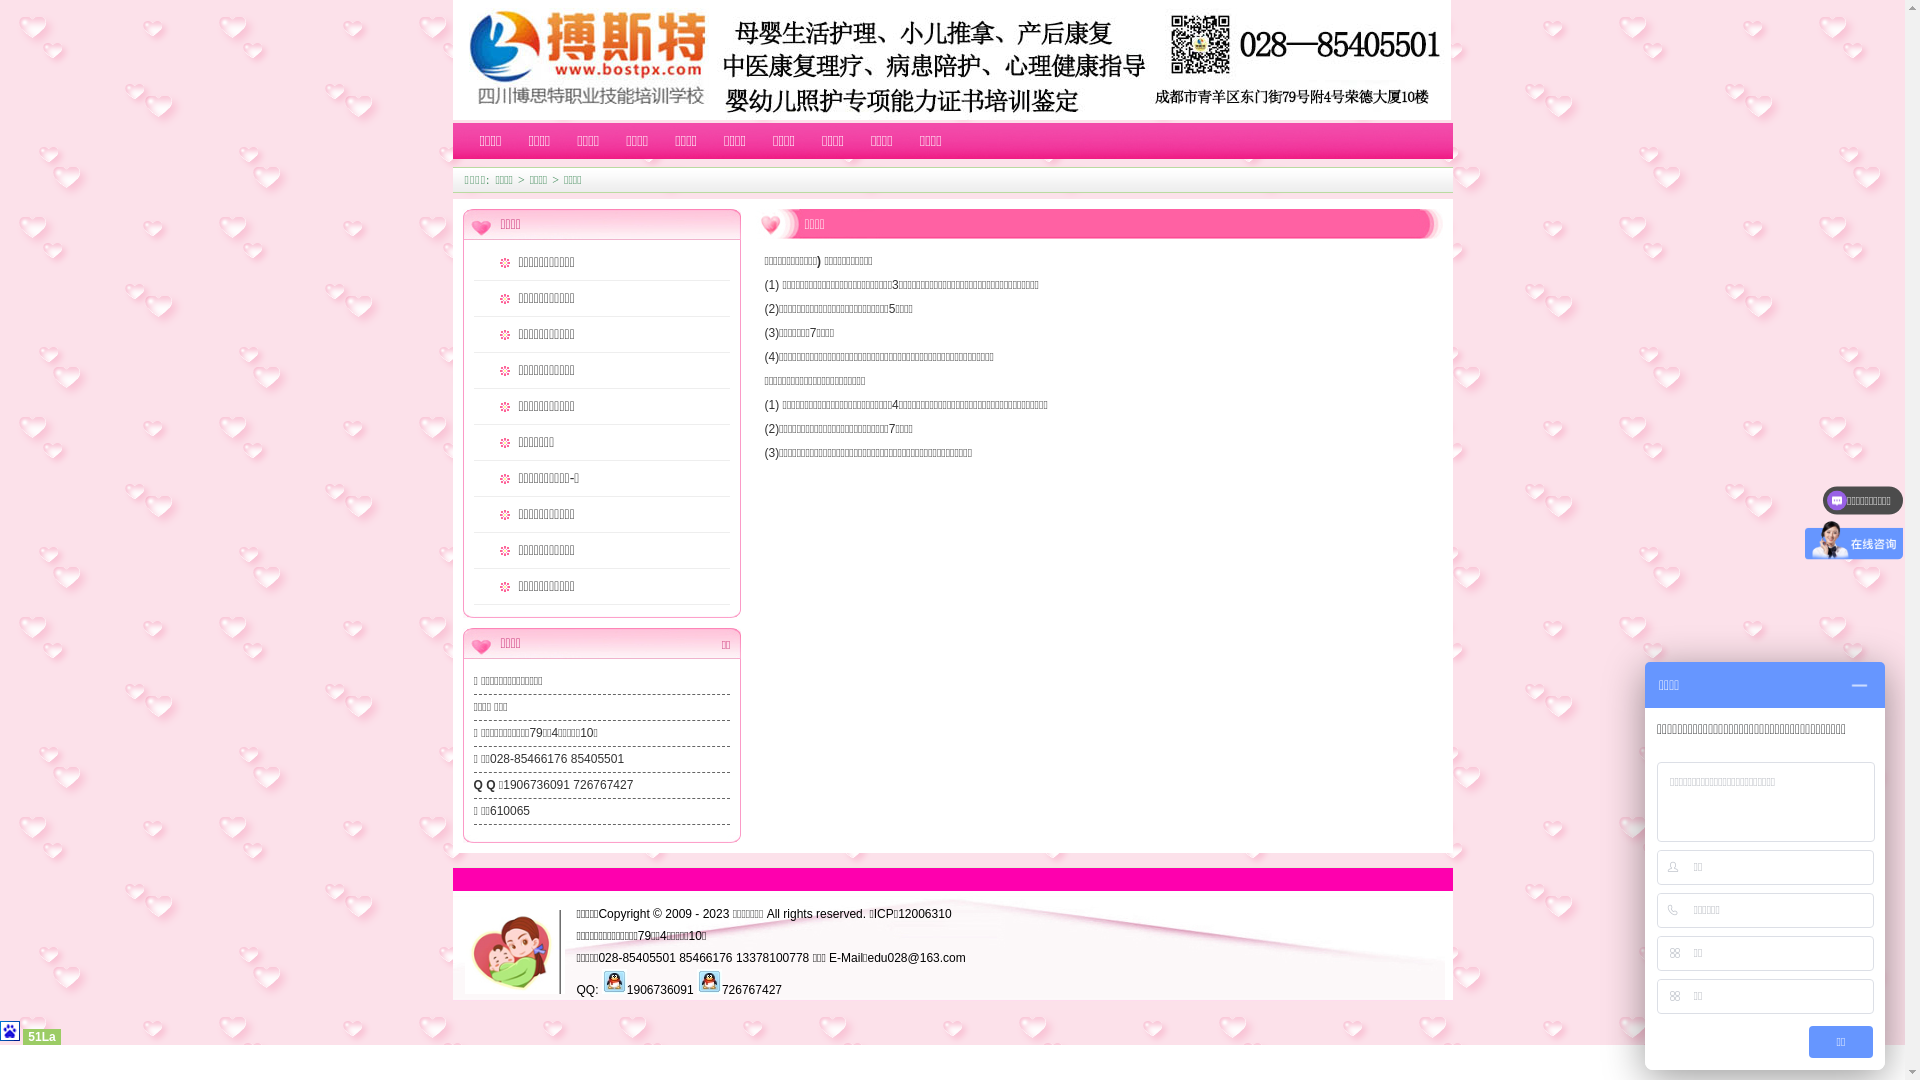 The height and width of the screenshot is (1080, 1920). What do you see at coordinates (41, 1036) in the screenshot?
I see `'51La'` at bounding box center [41, 1036].